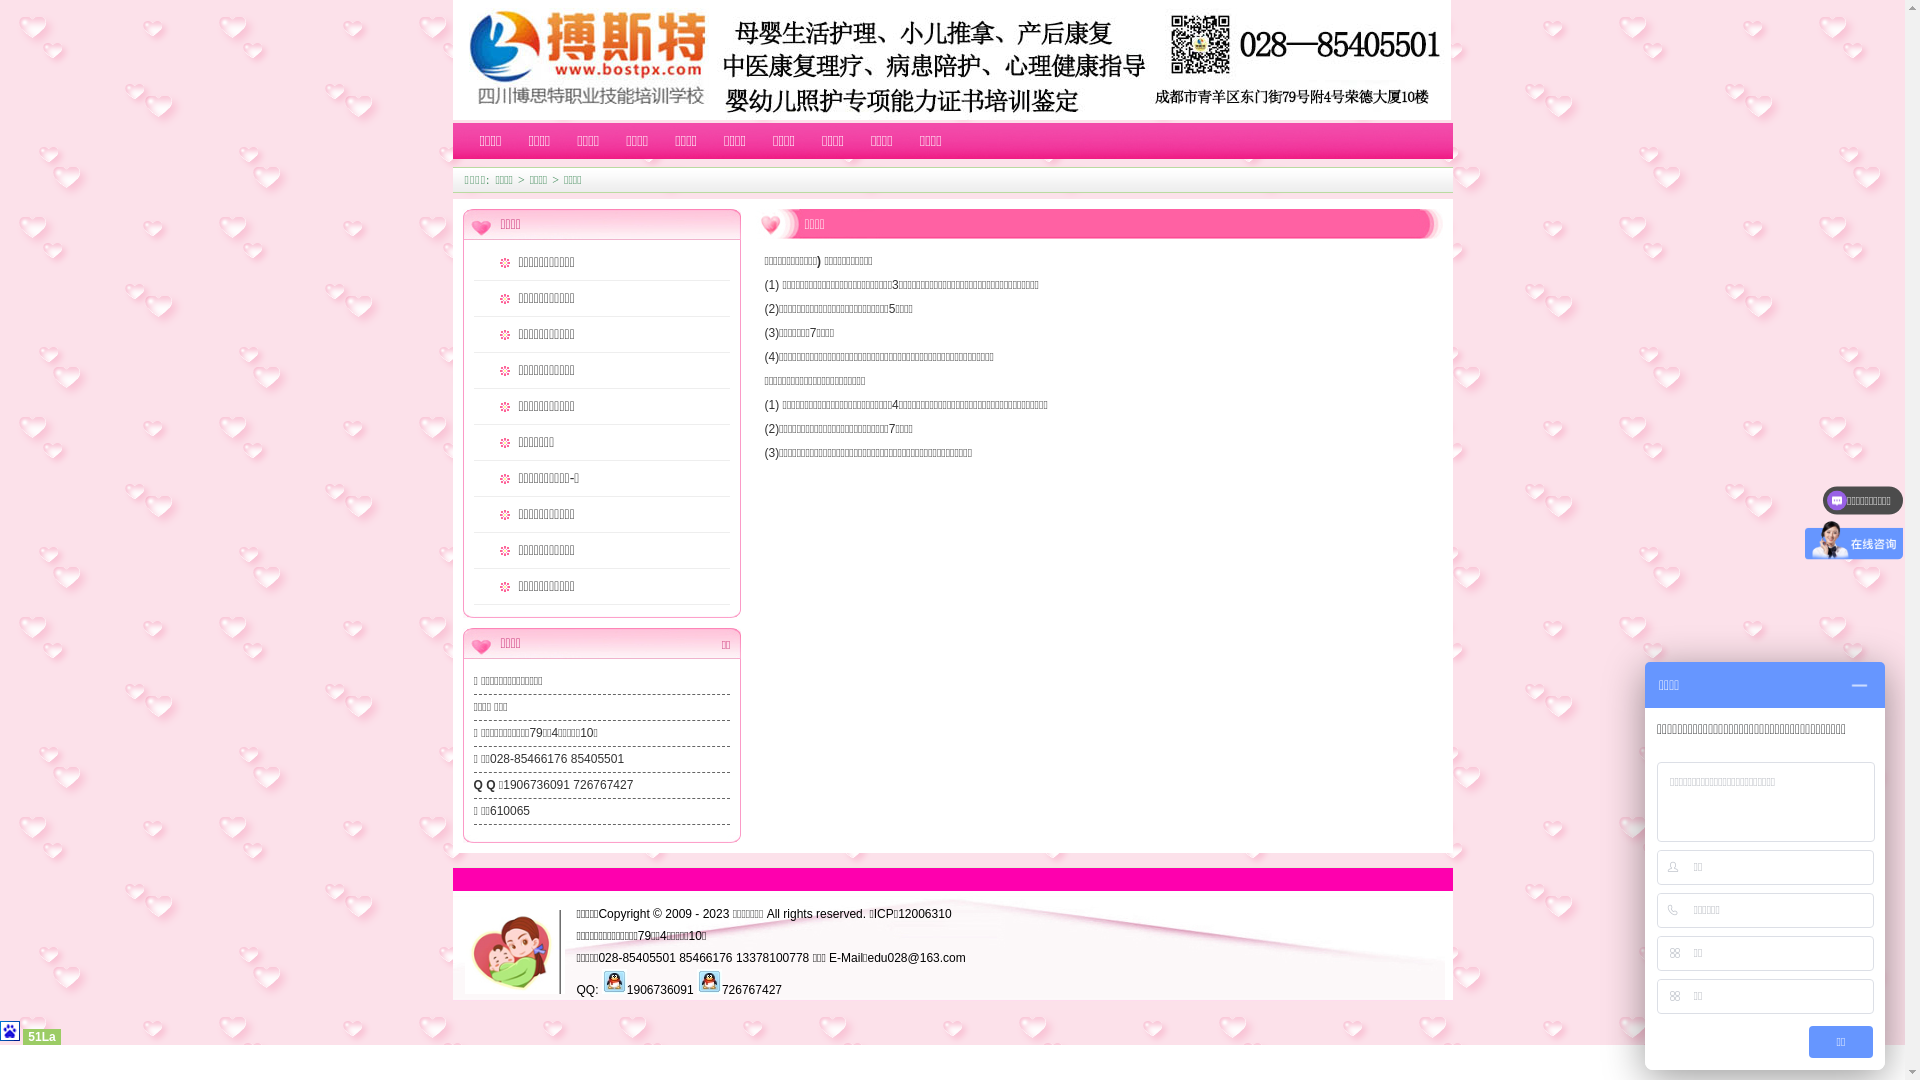 The height and width of the screenshot is (1080, 1920). What do you see at coordinates (41, 1036) in the screenshot?
I see `'51La'` at bounding box center [41, 1036].